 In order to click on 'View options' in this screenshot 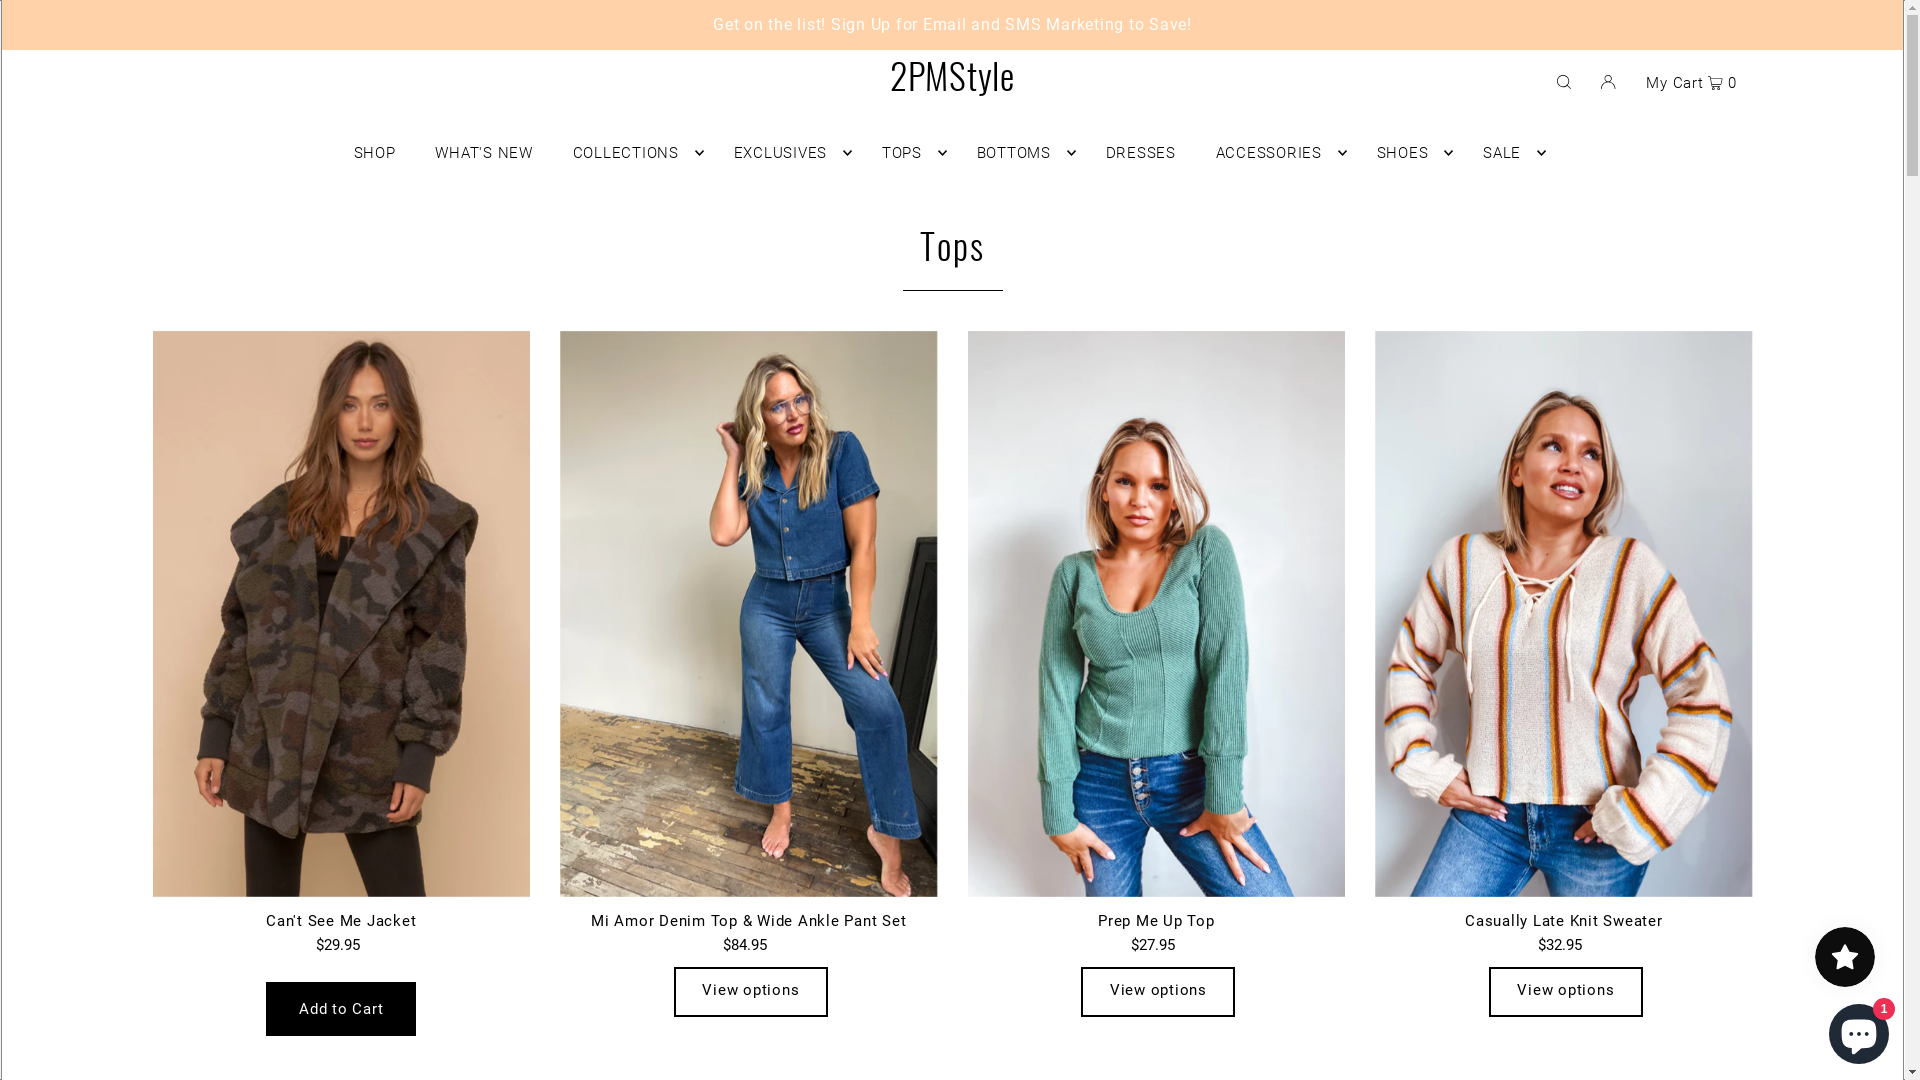, I will do `click(1157, 991)`.